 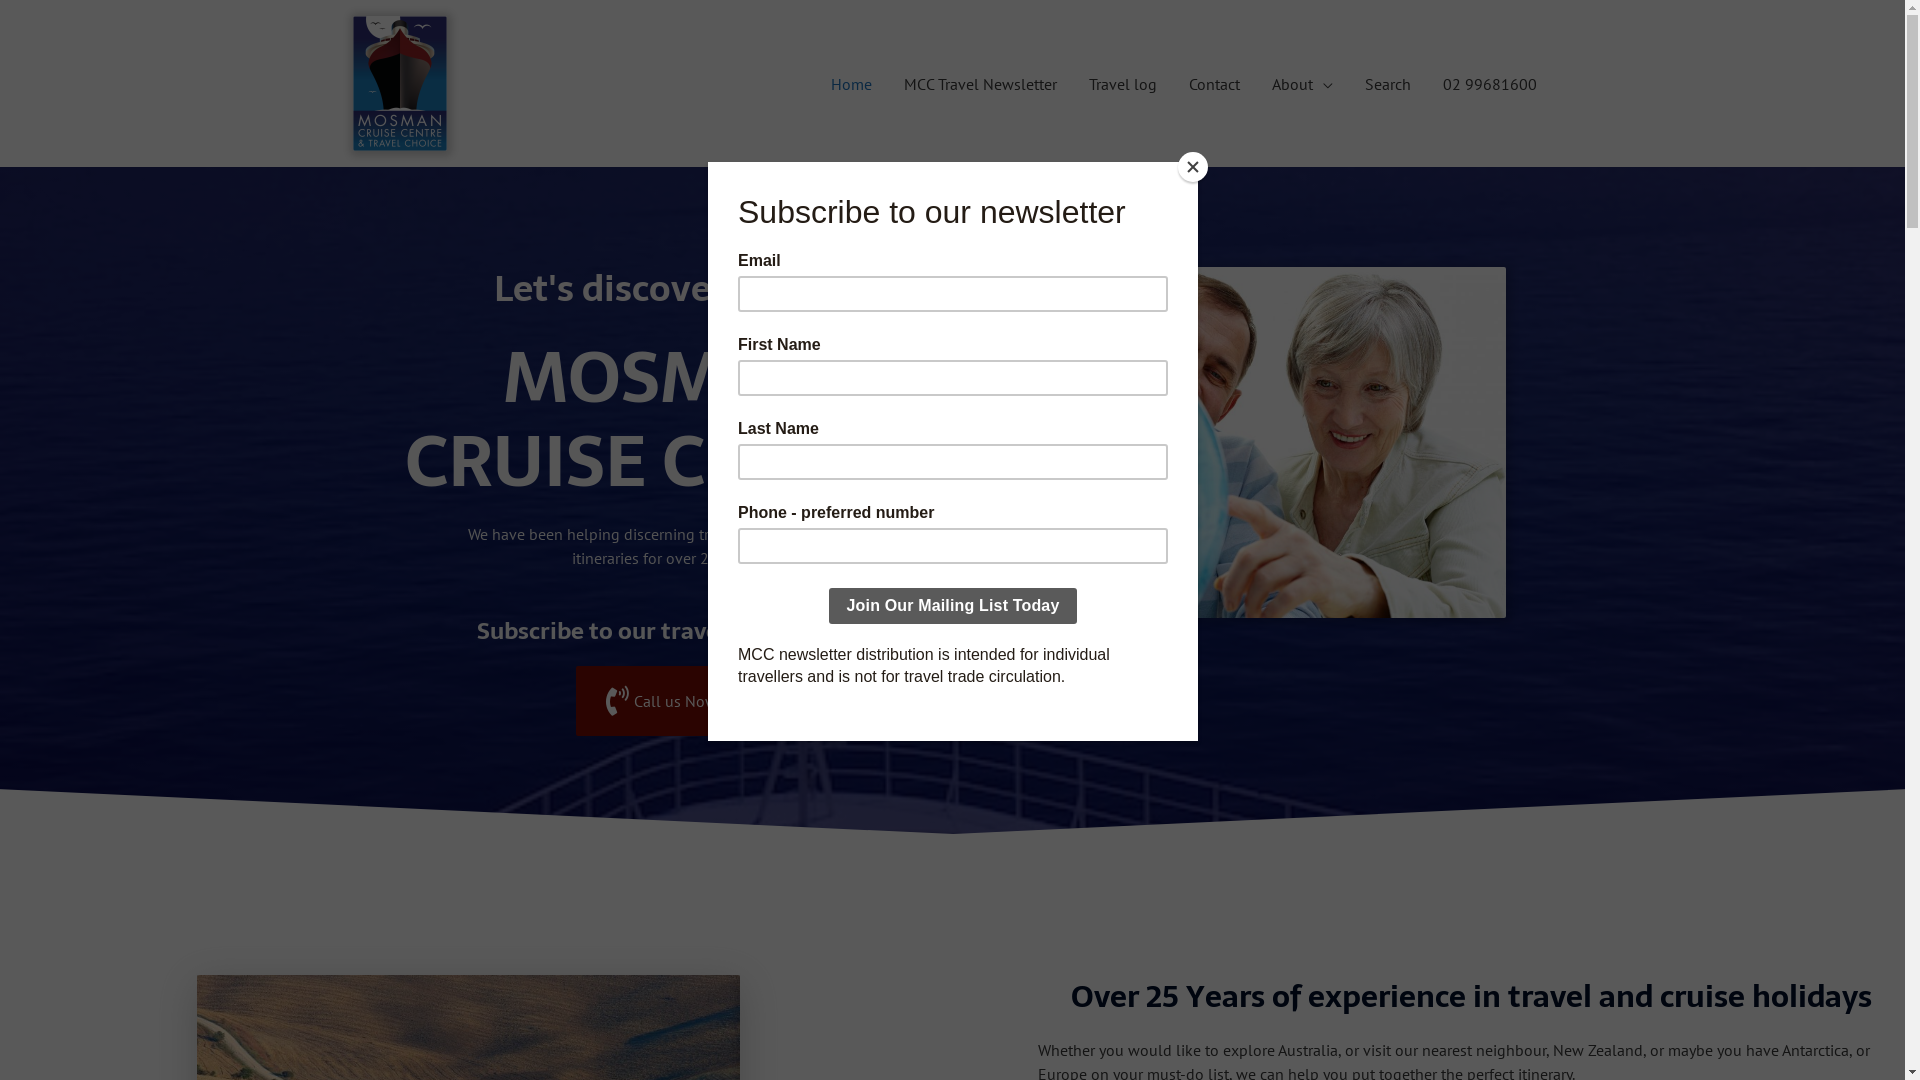 I want to click on 'MCC Travel Newsletter', so click(x=980, y=82).